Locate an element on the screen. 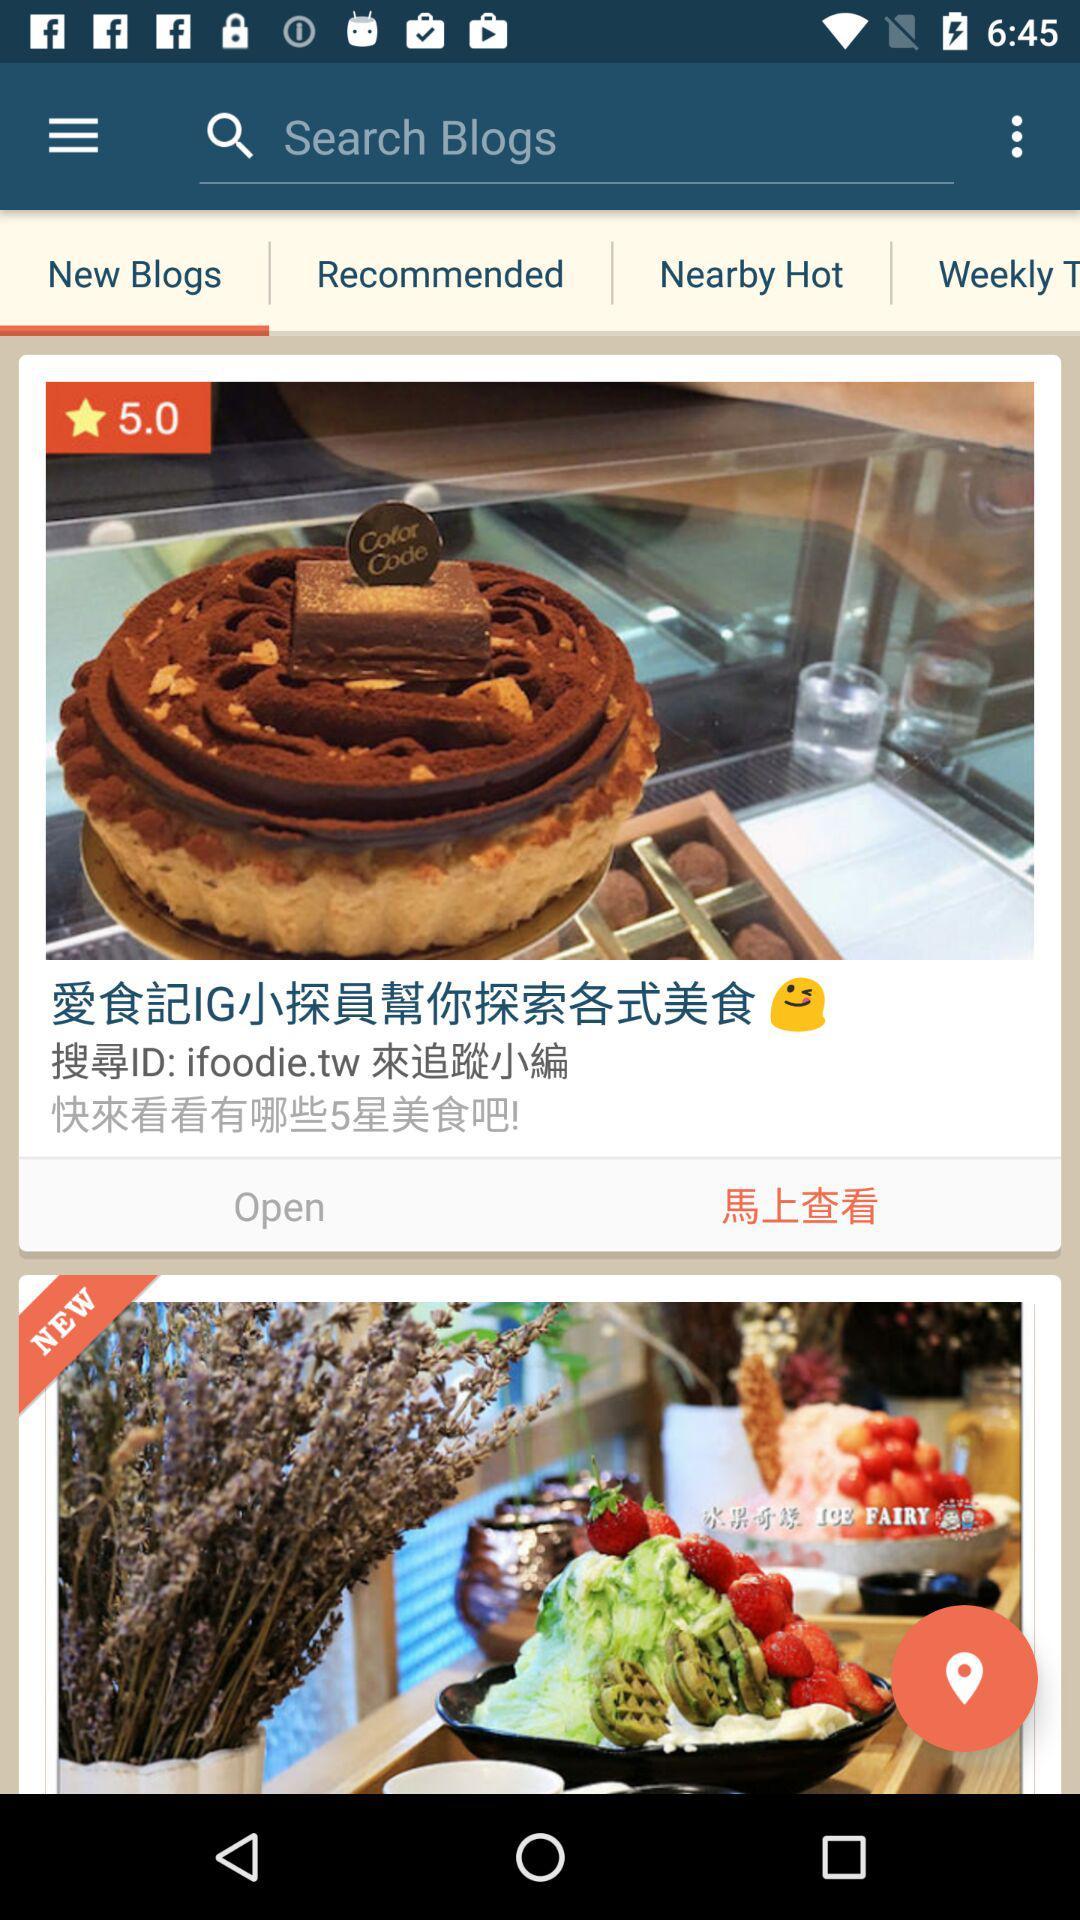  the search icon on left side of text search blogs is located at coordinates (230, 136).